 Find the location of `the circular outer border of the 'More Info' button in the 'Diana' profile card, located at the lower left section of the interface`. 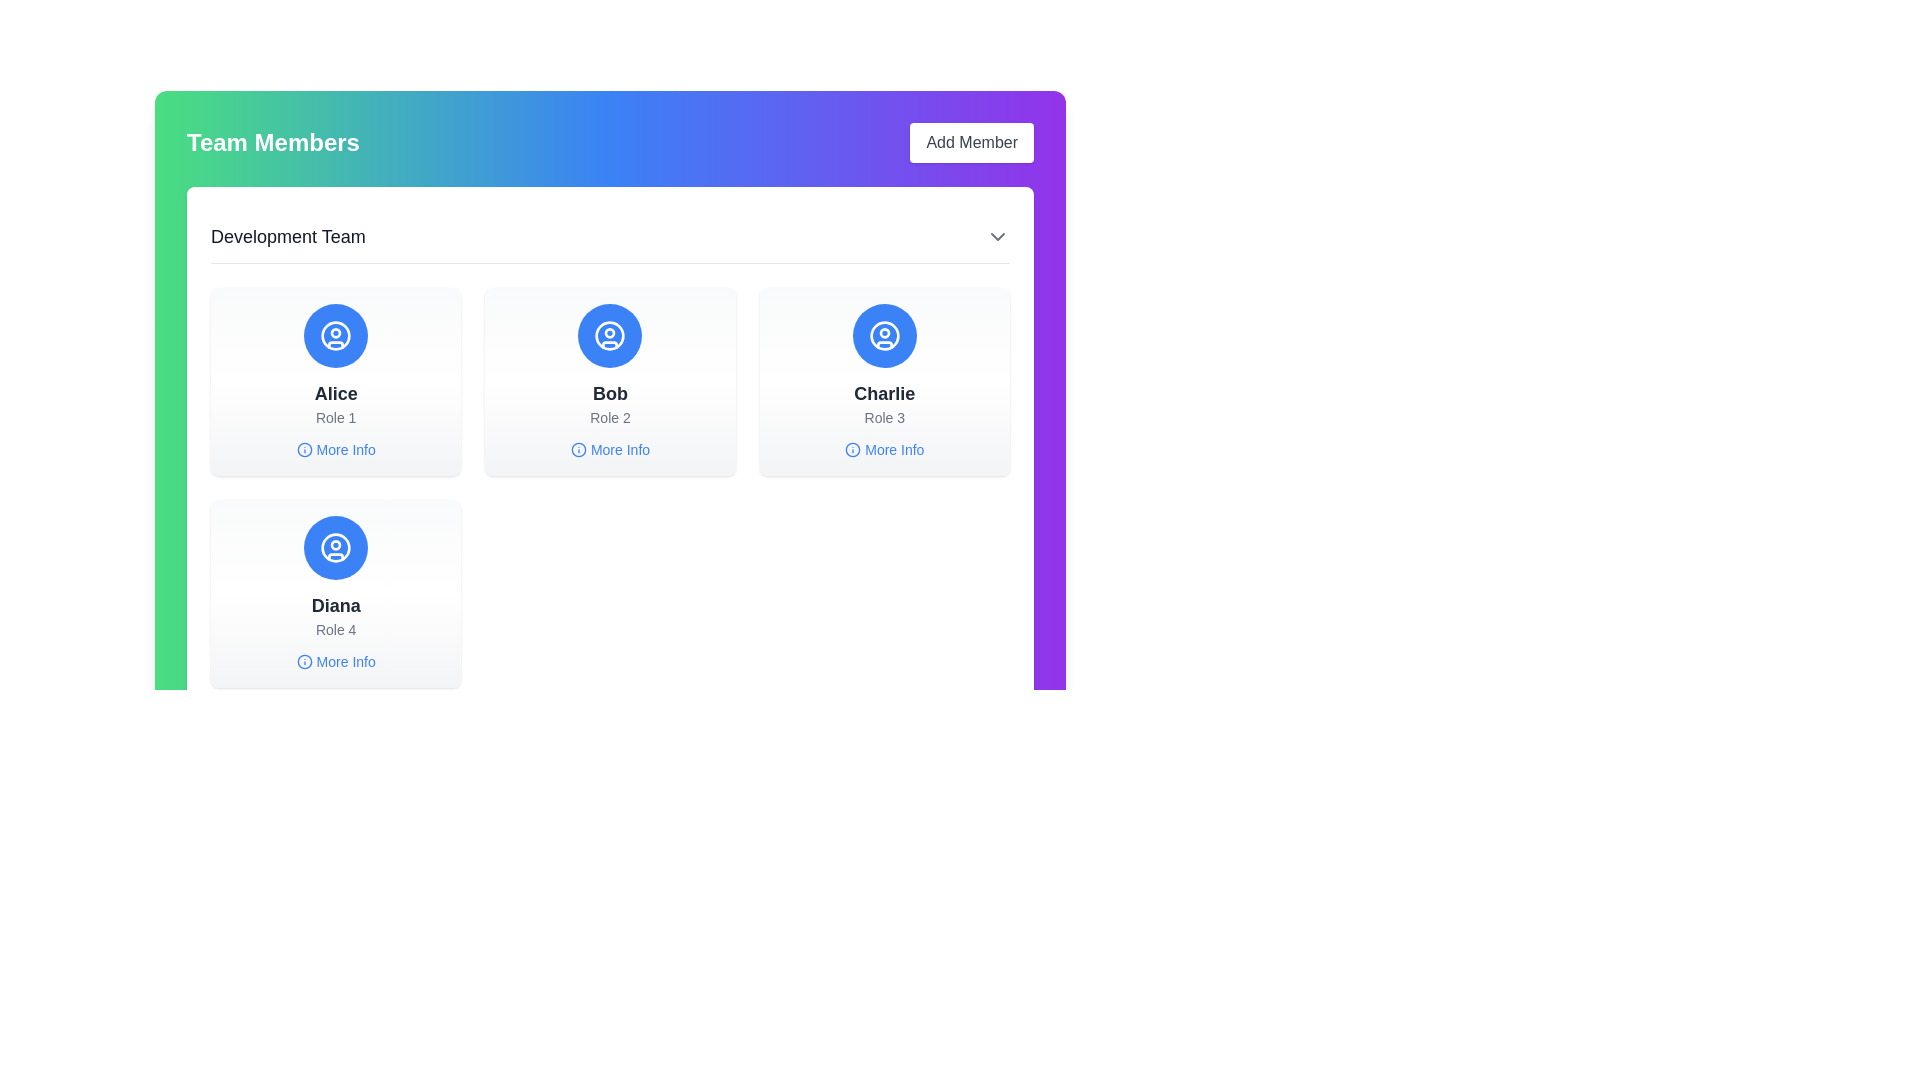

the circular outer border of the 'More Info' button in the 'Diana' profile card, located at the lower left section of the interface is located at coordinates (303, 662).